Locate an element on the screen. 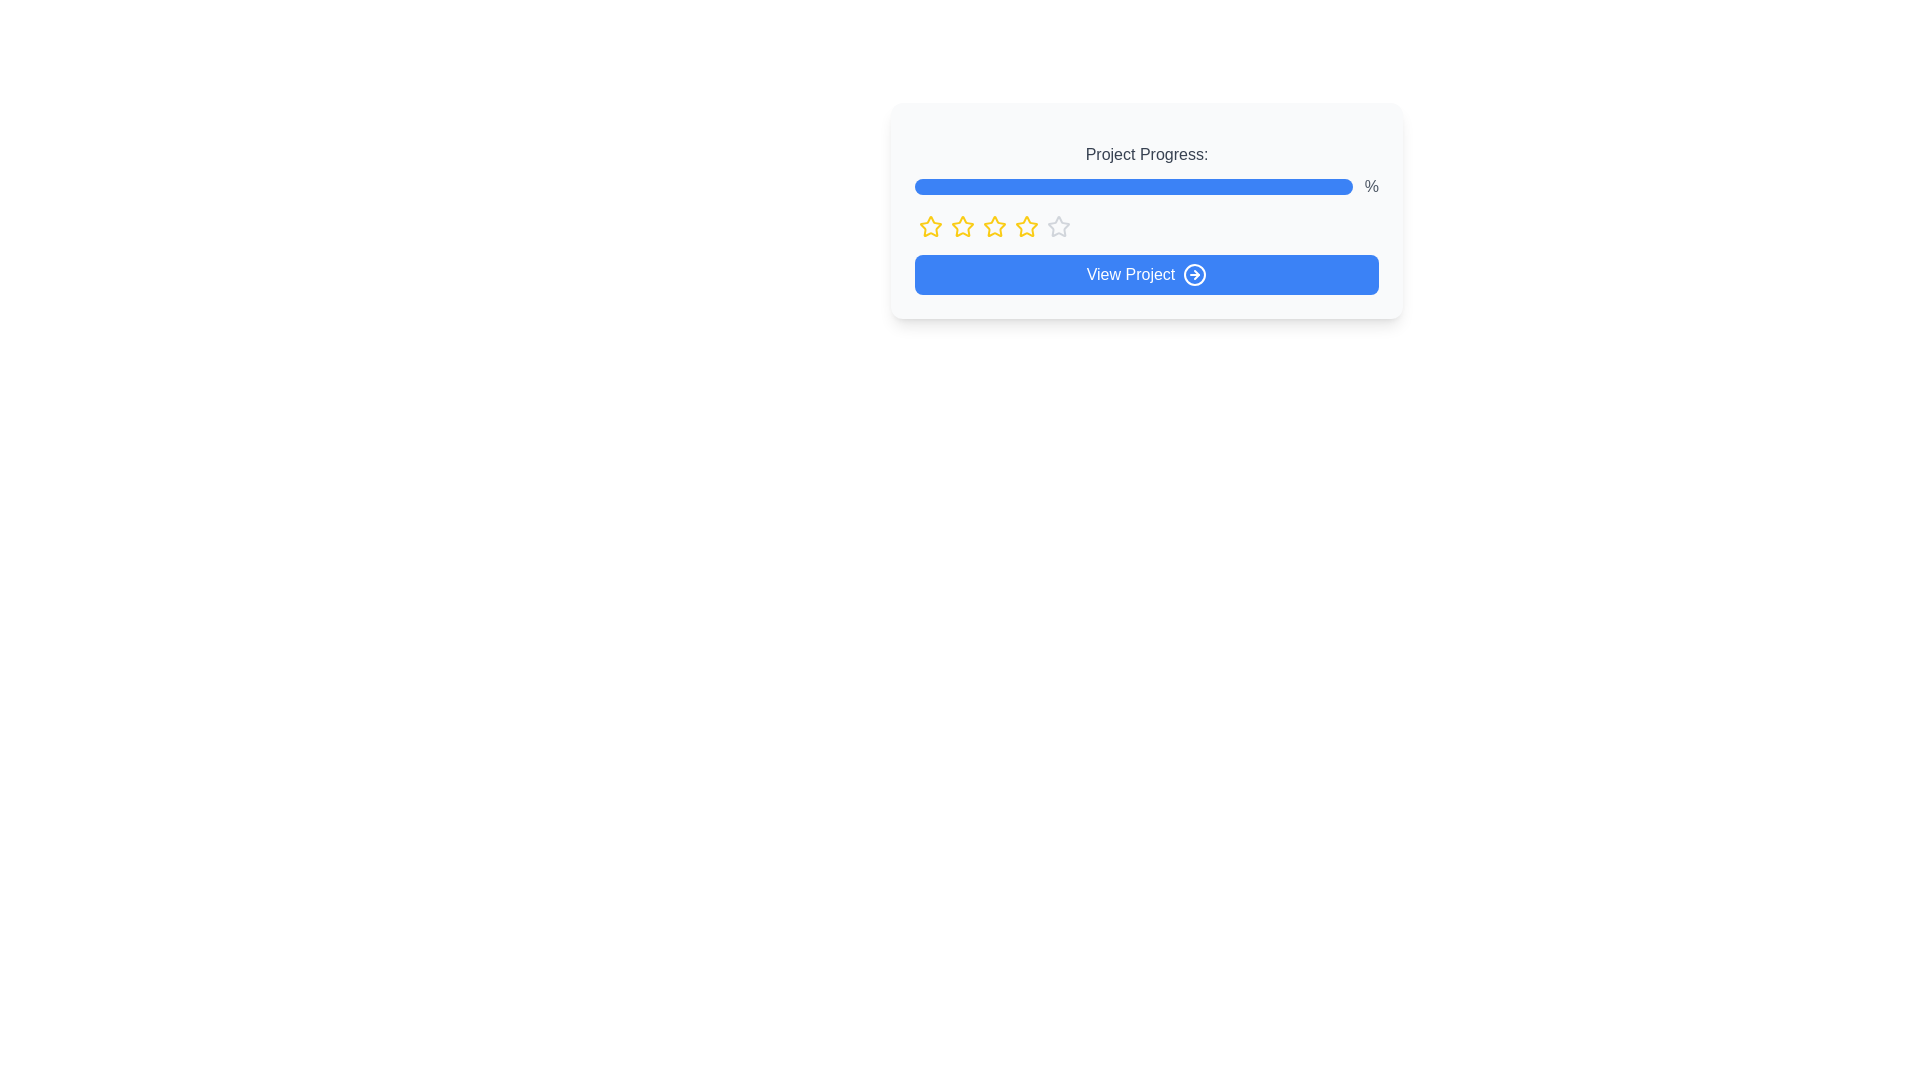  progress is located at coordinates (953, 186).